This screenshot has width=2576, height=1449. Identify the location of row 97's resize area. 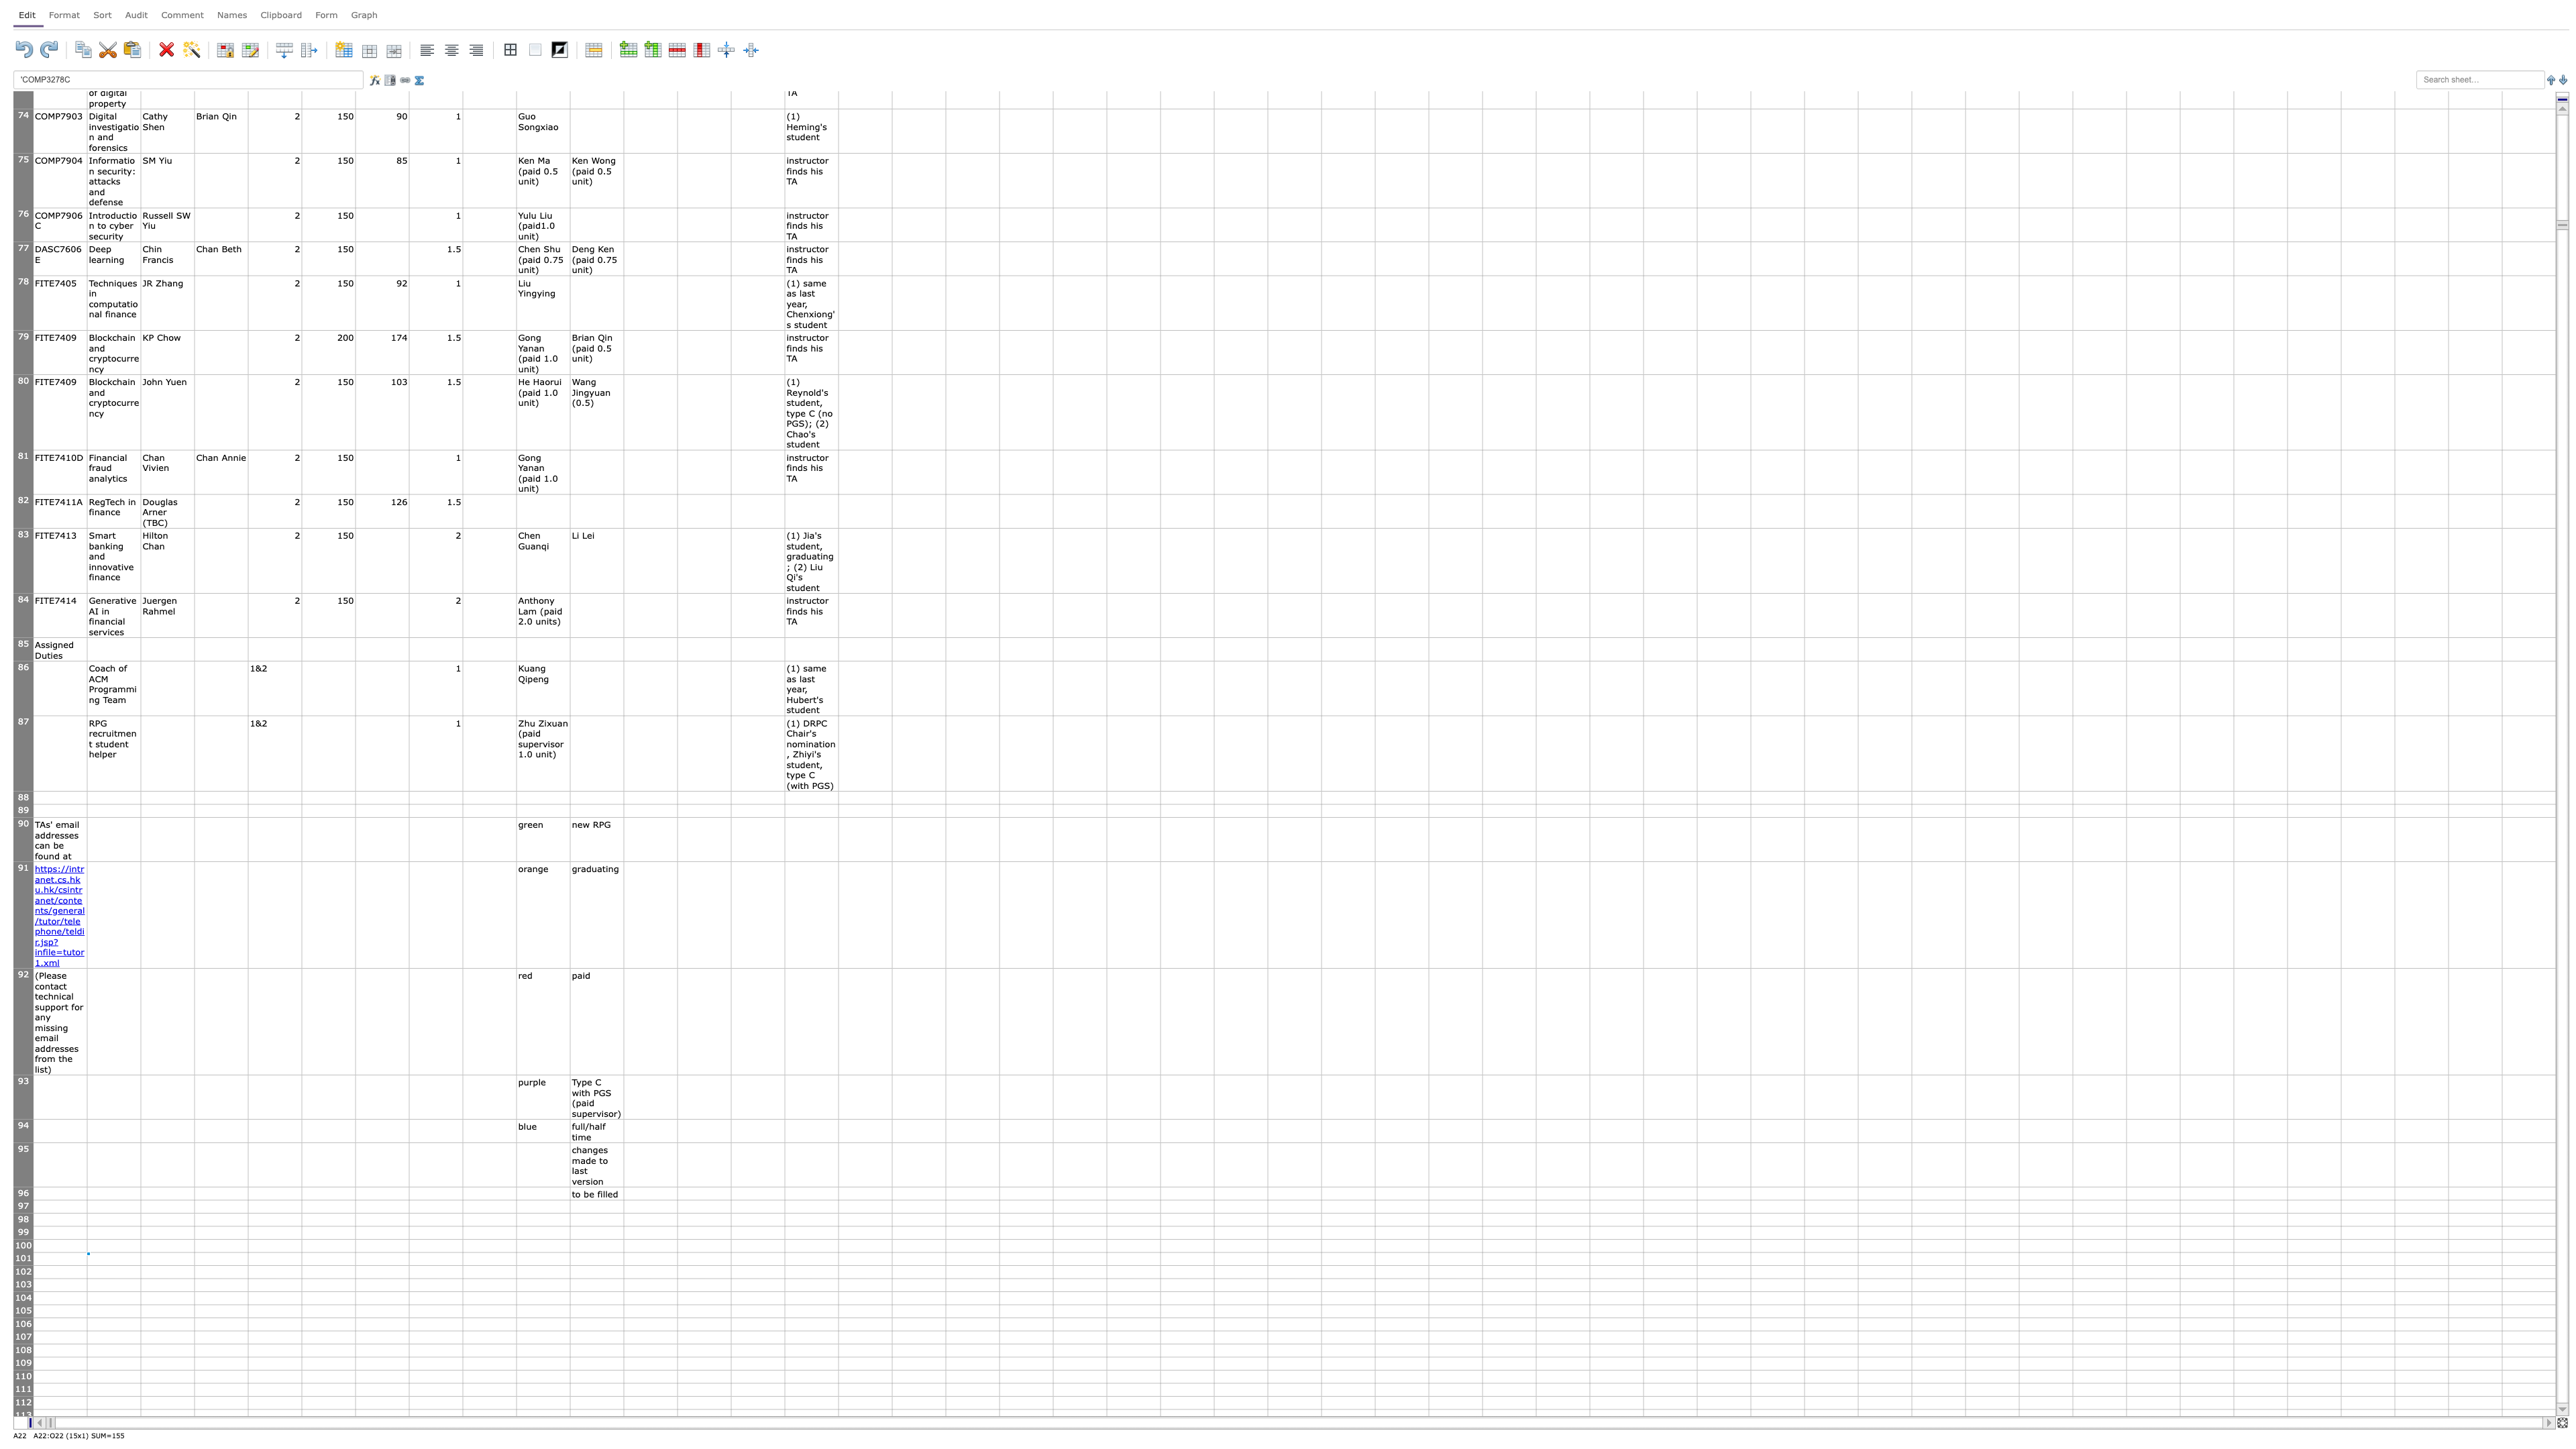
(23, 1212).